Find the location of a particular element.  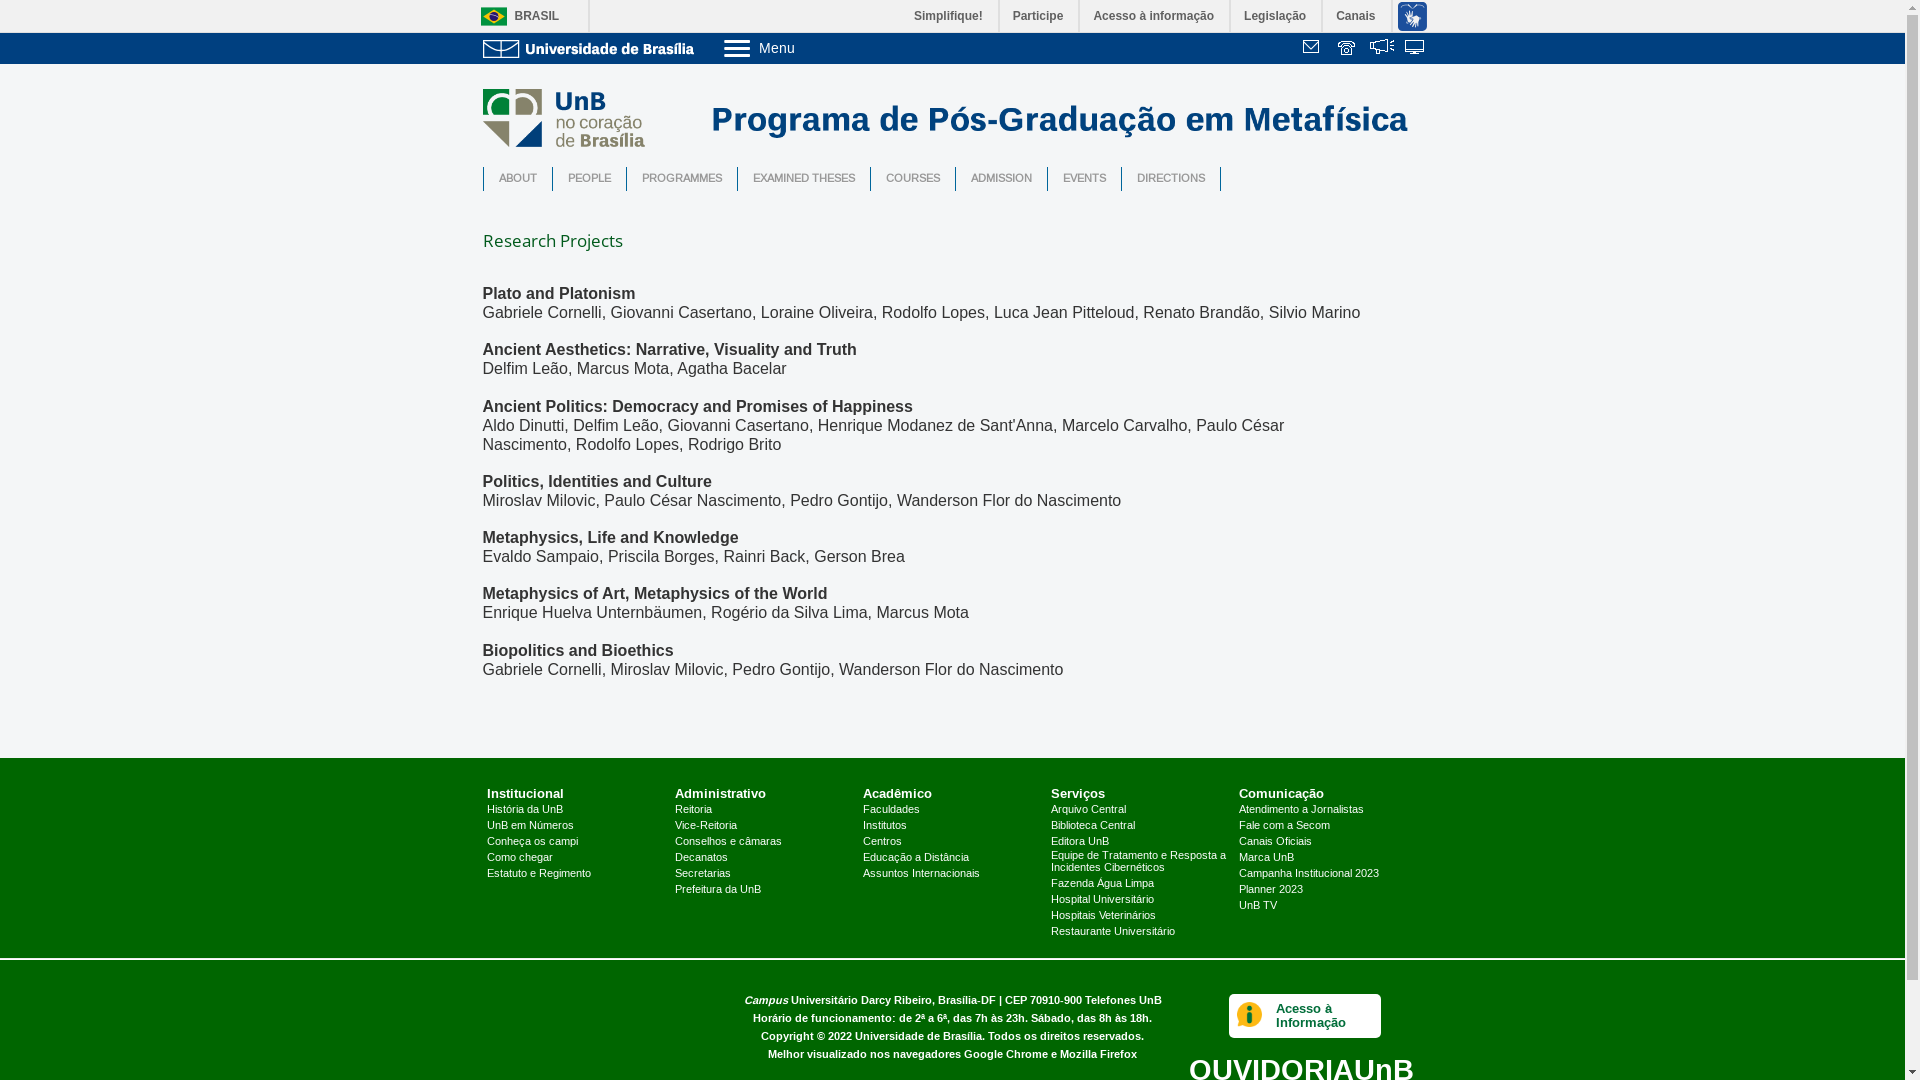

'Atendimento a Jornalistas' is located at coordinates (1301, 810).